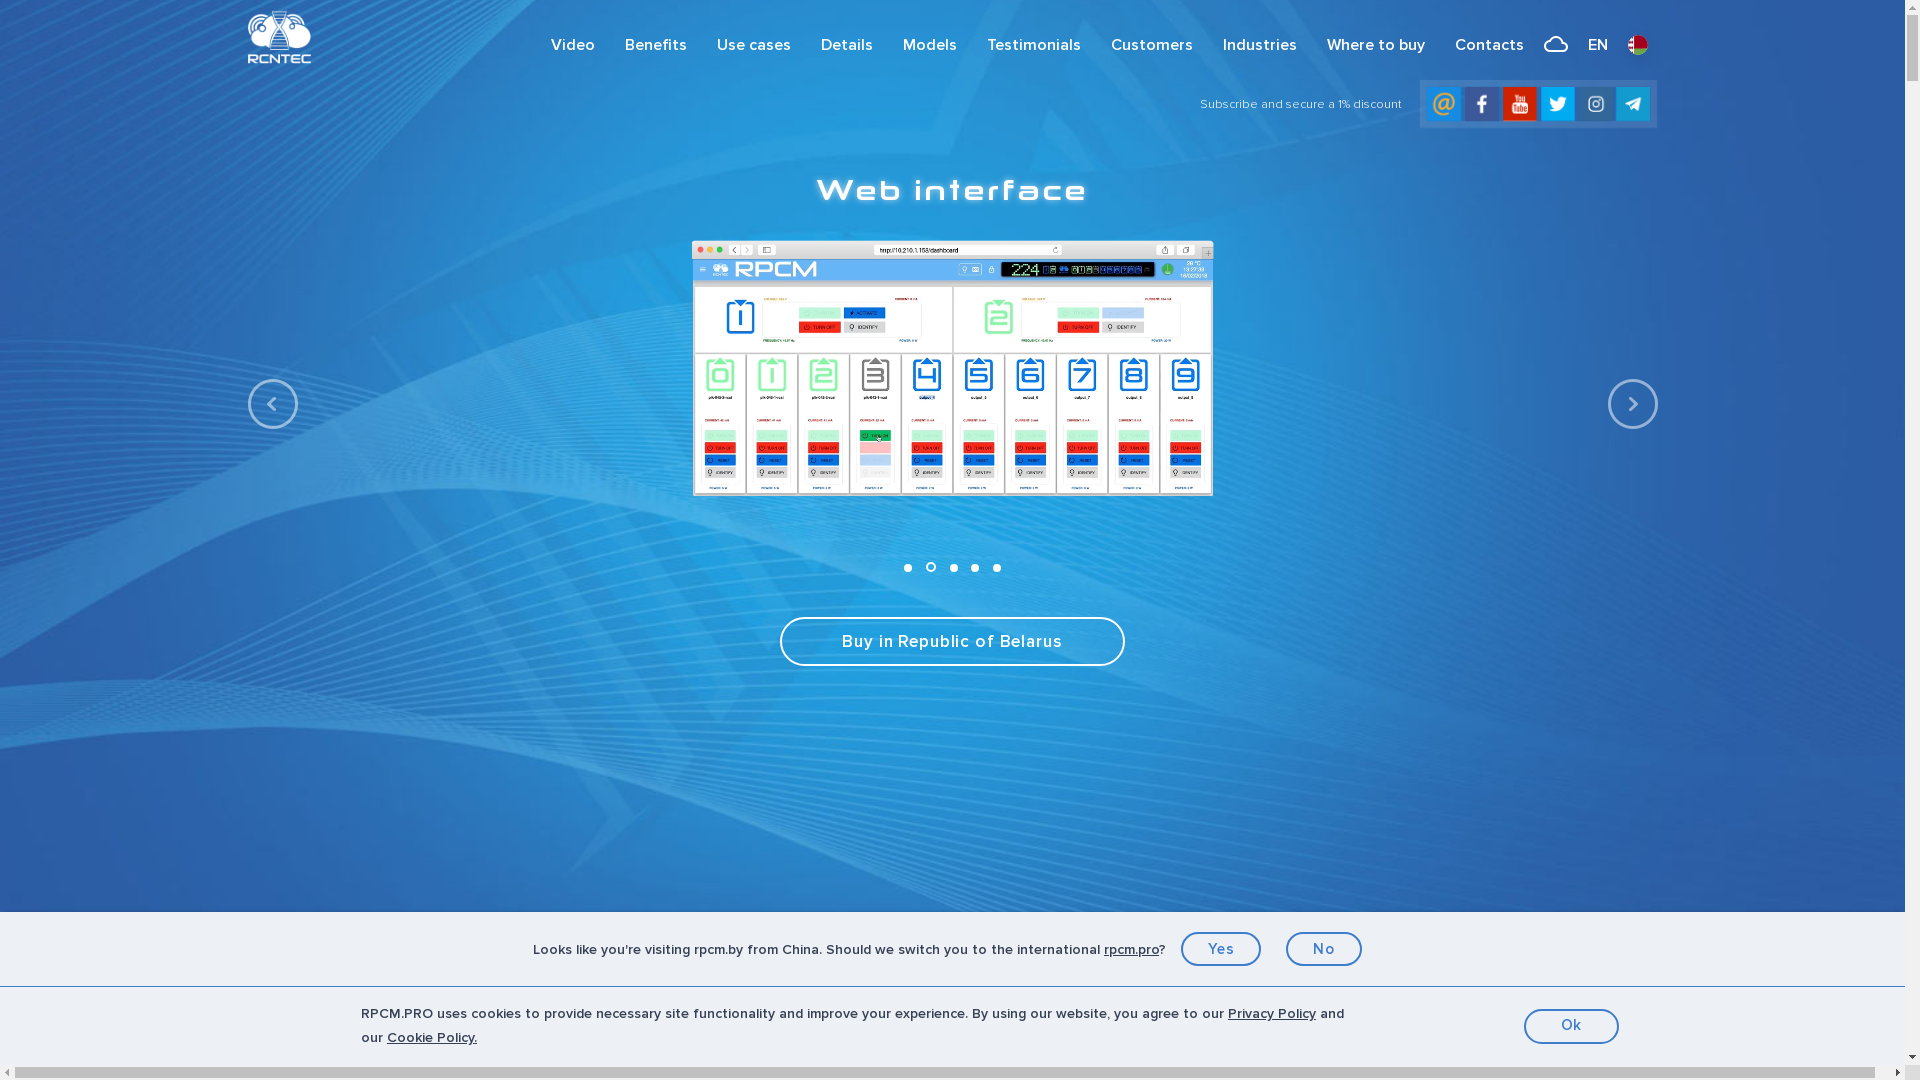  What do you see at coordinates (929, 45) in the screenshot?
I see `'Models'` at bounding box center [929, 45].